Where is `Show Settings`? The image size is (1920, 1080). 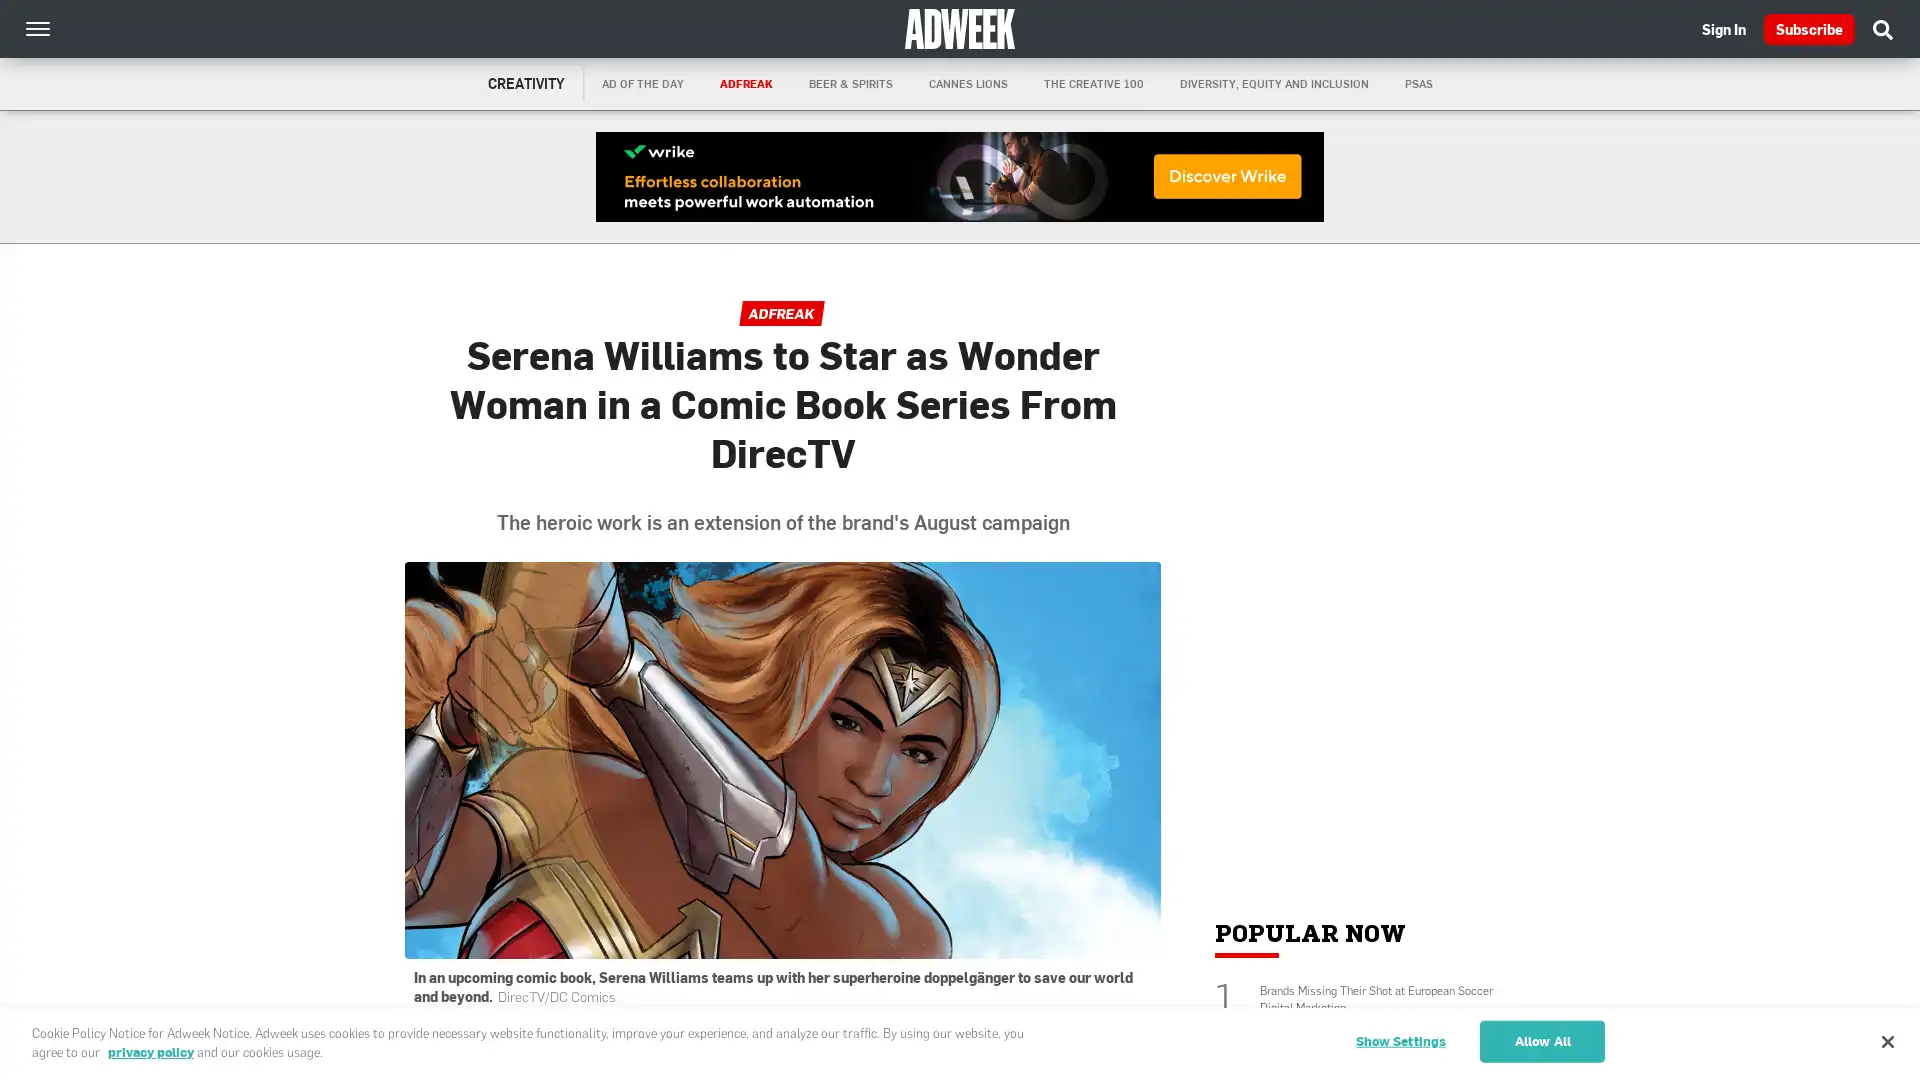
Show Settings is located at coordinates (1399, 1040).